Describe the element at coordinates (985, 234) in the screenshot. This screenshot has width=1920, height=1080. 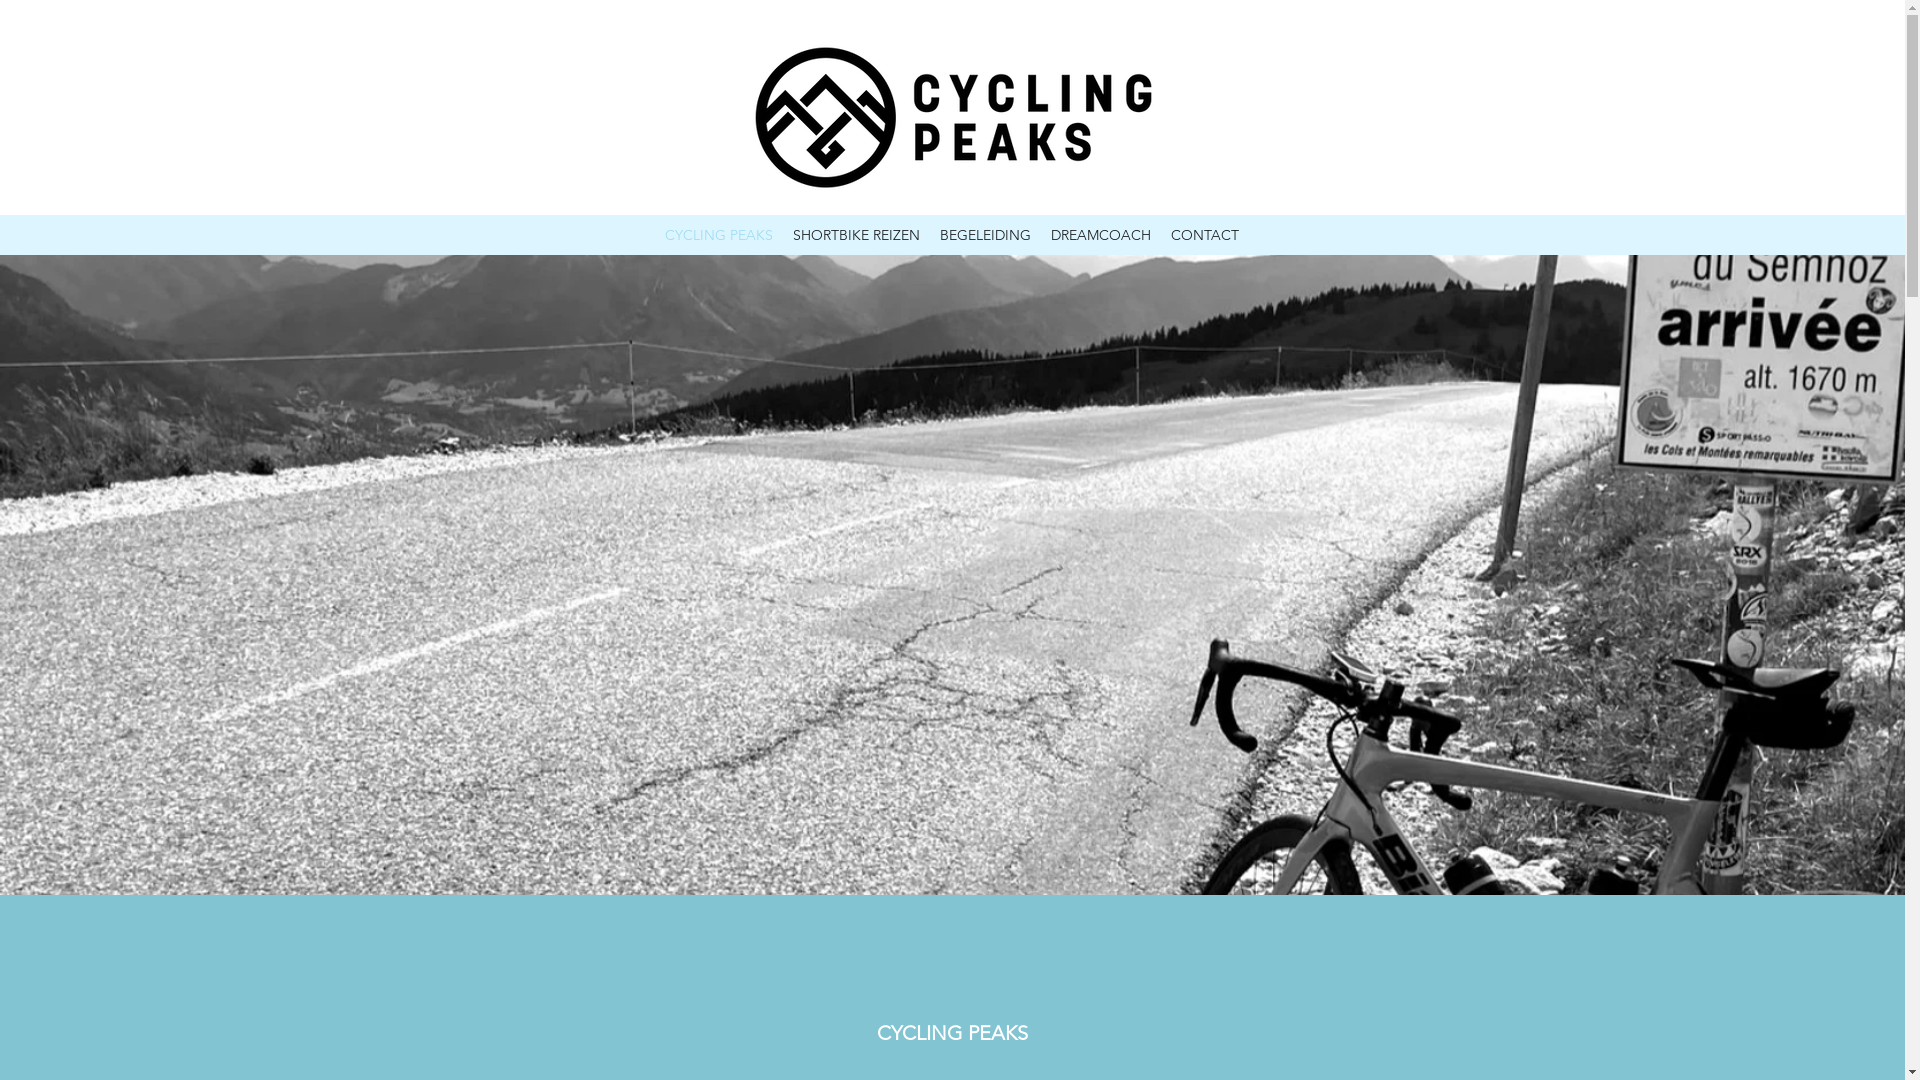
I see `'BEGELEIDING'` at that location.